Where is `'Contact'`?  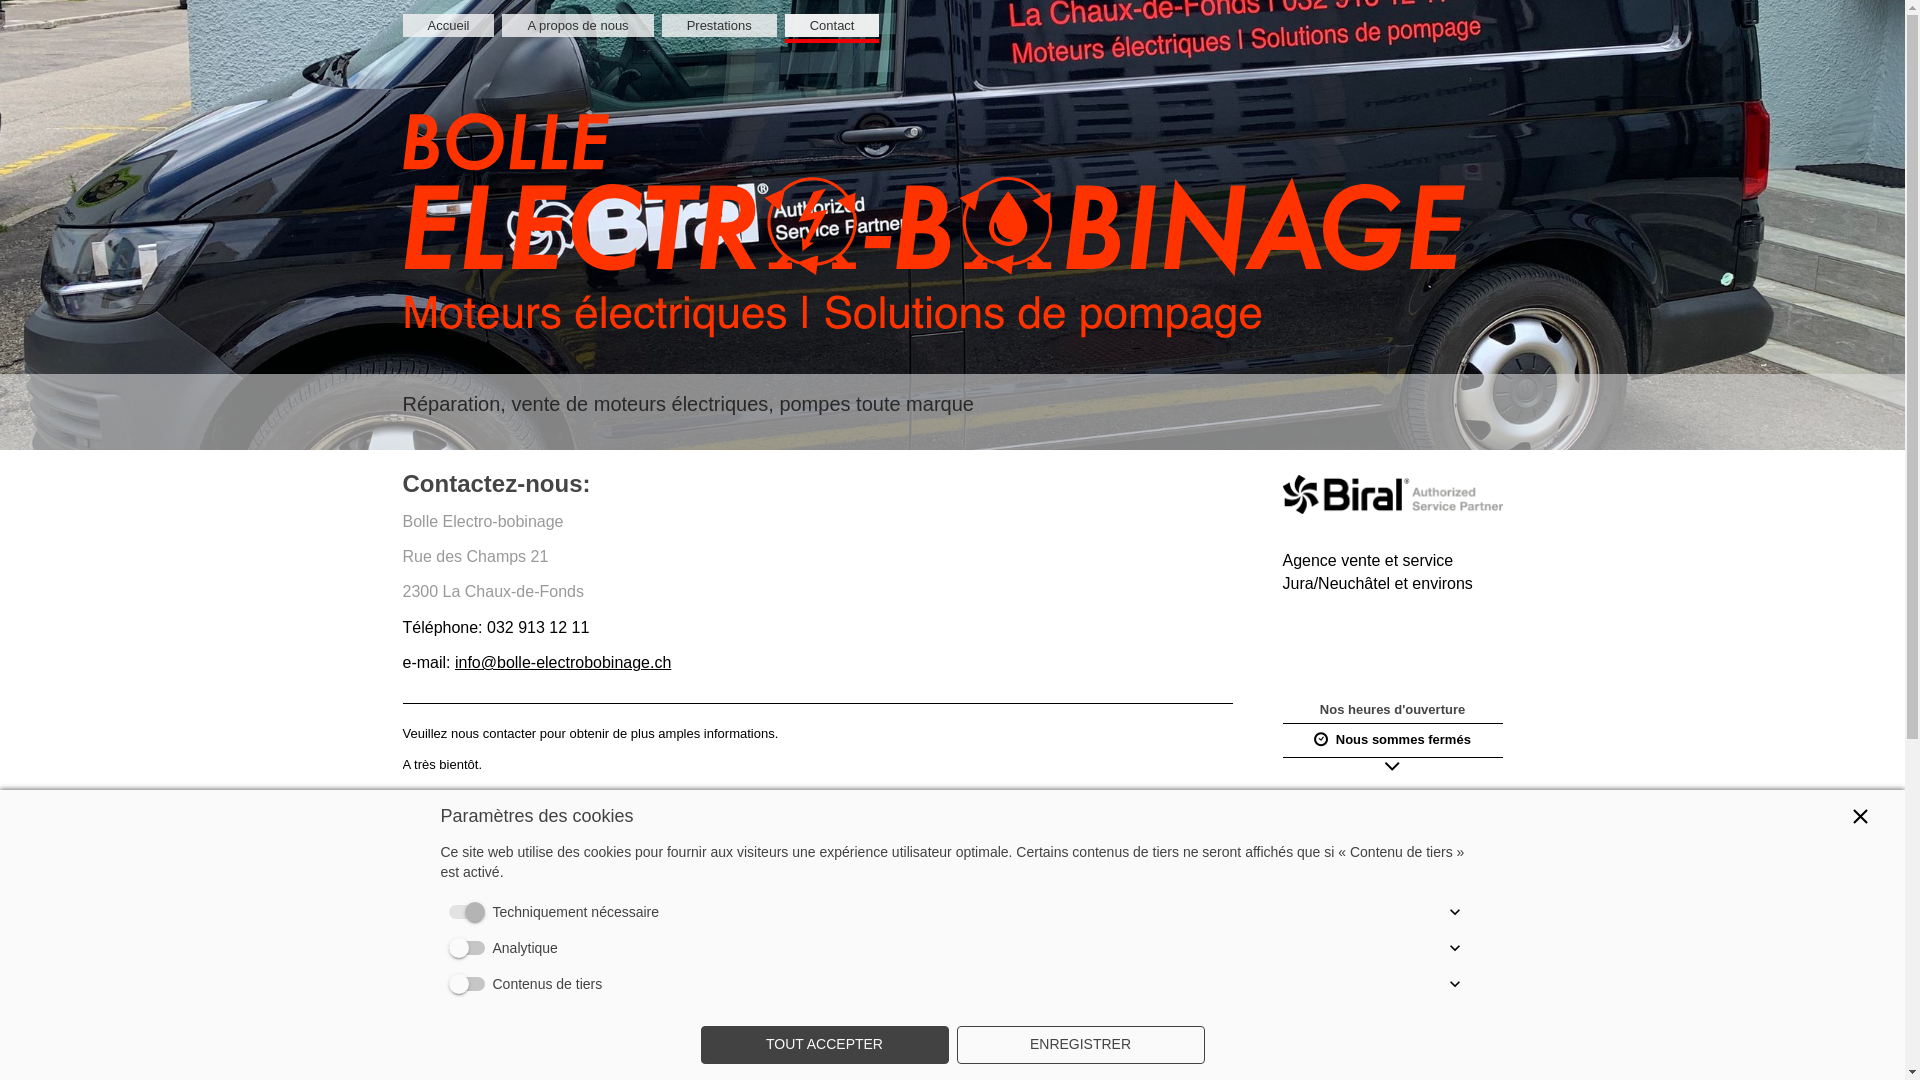
'Contact' is located at coordinates (832, 25).